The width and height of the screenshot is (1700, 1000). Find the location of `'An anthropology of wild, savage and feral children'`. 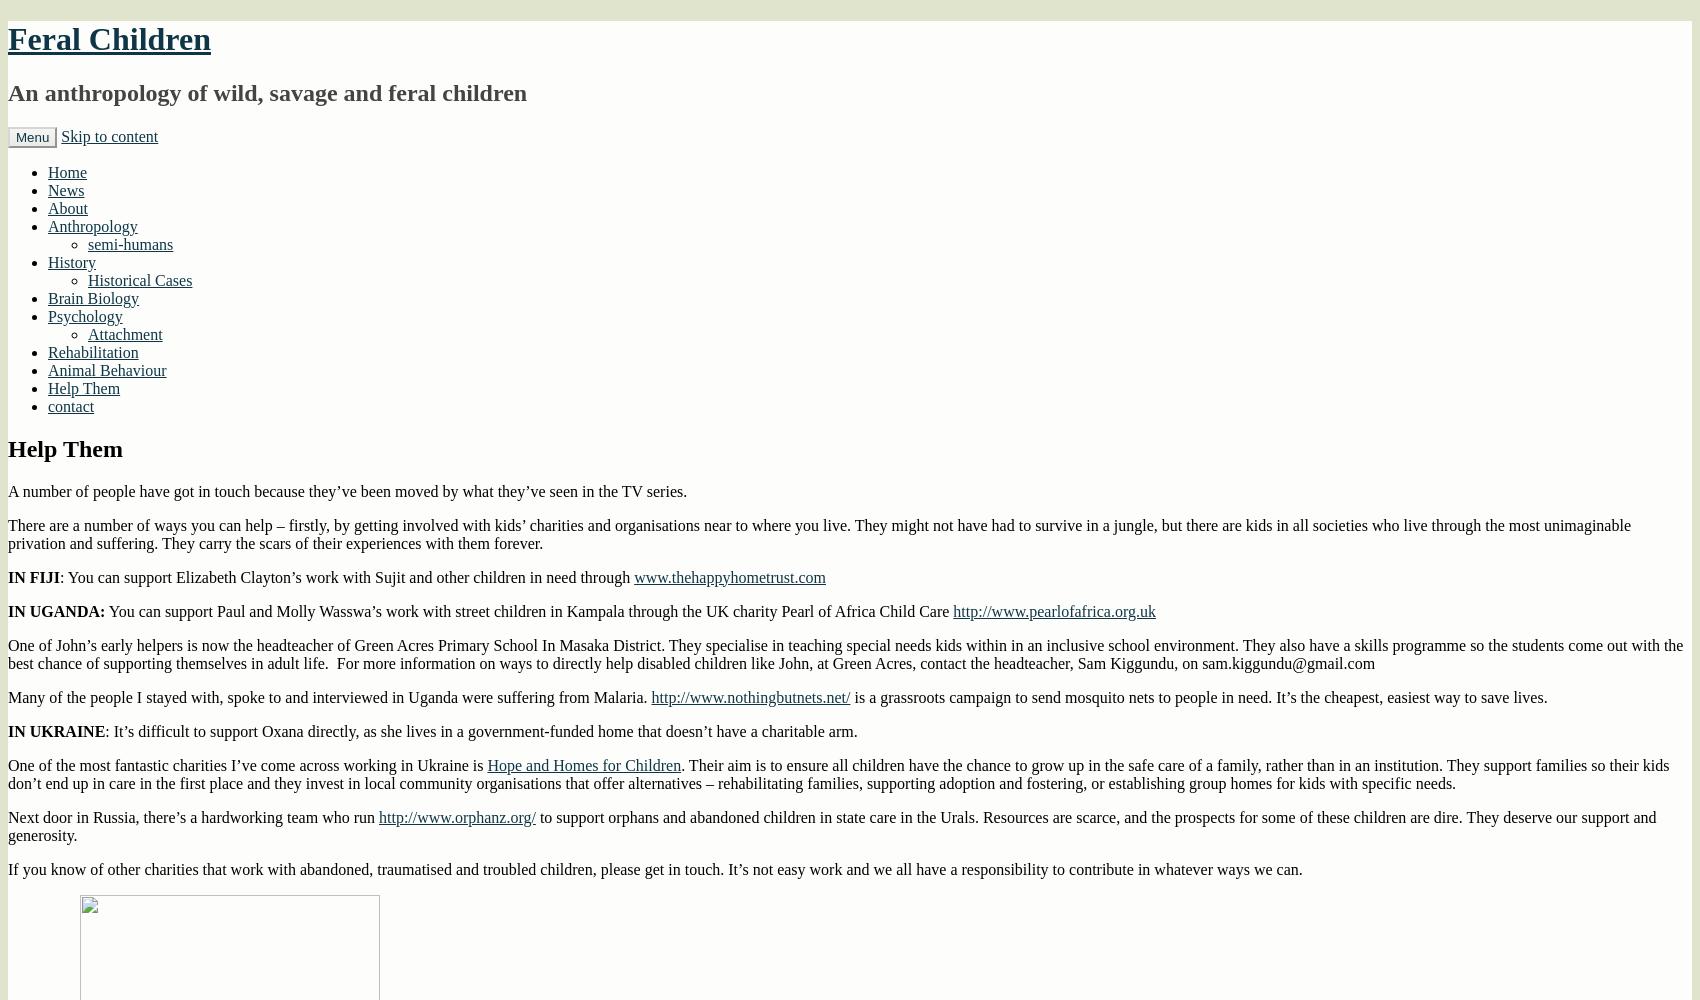

'An anthropology of wild, savage and feral children' is located at coordinates (267, 91).